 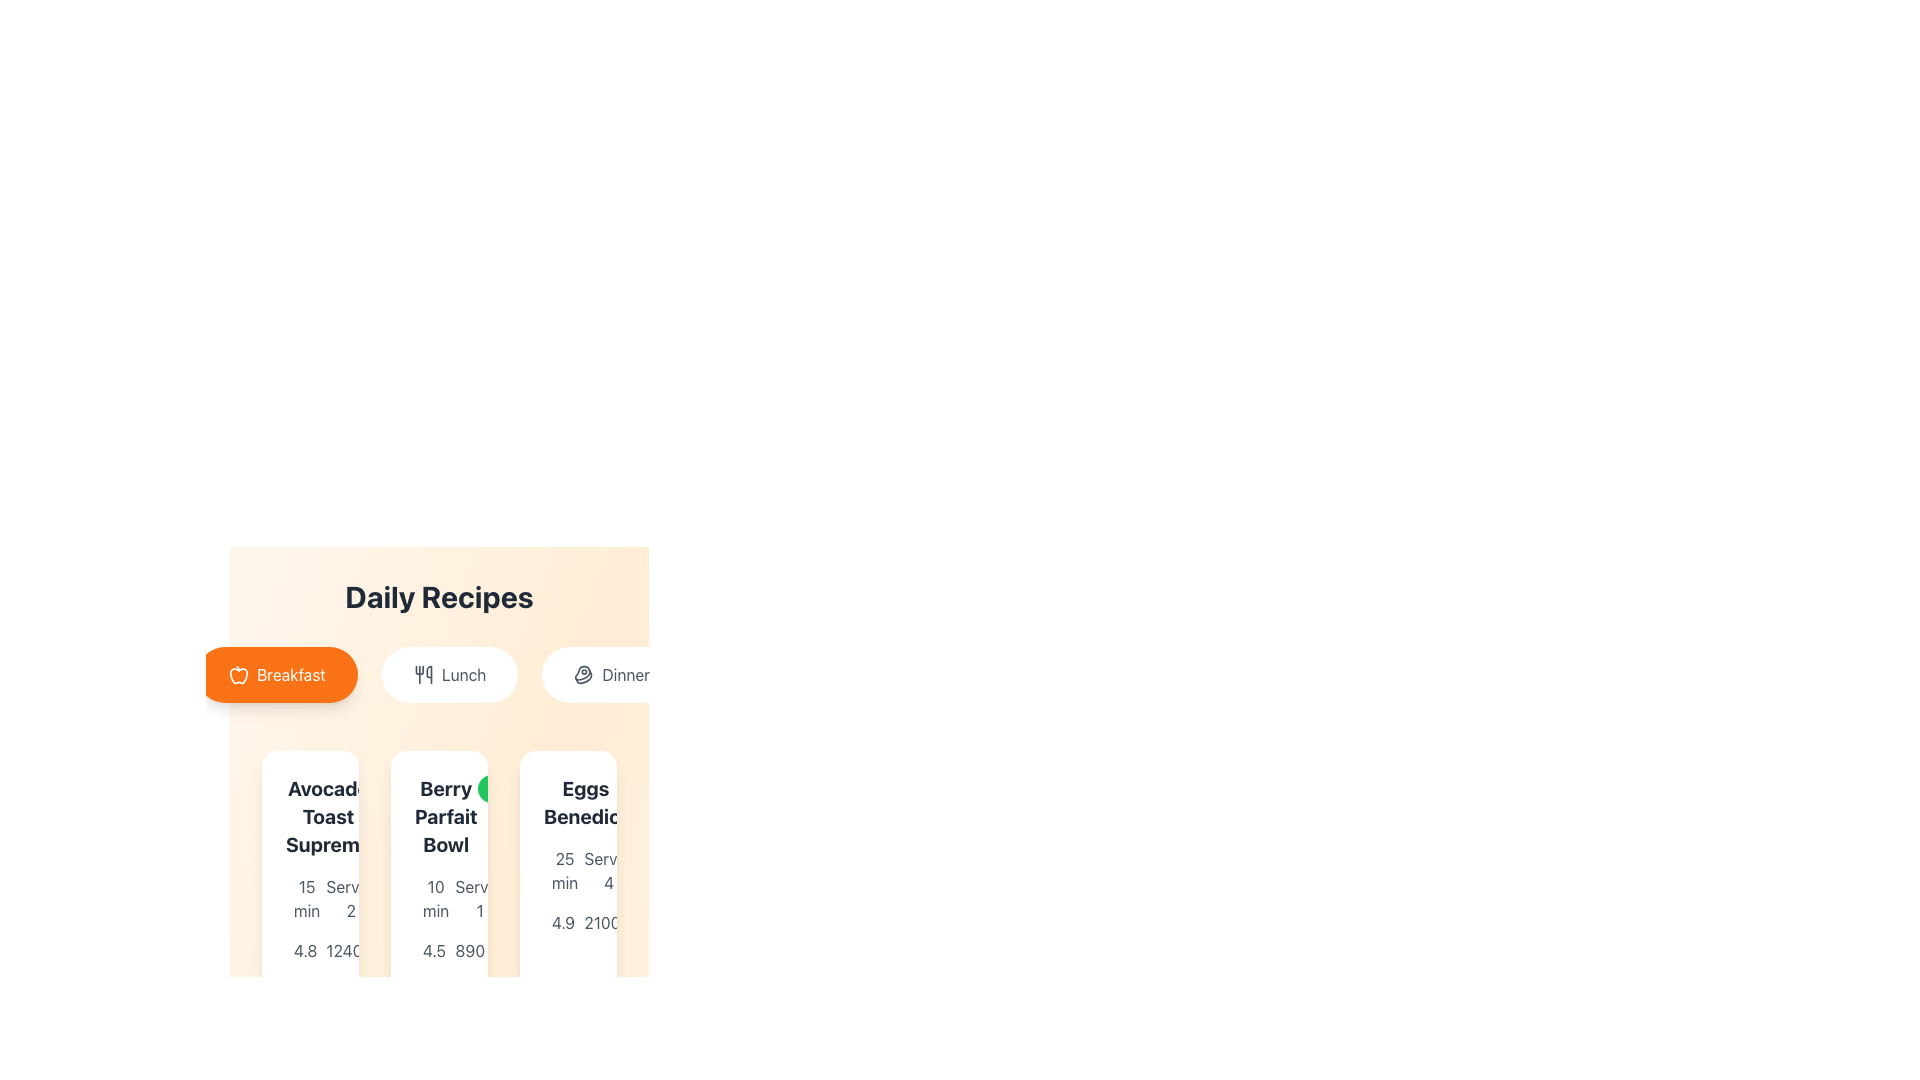 What do you see at coordinates (567, 866) in the screenshot?
I see `the 'Eggs Benedict' card component located in the bottom-right quadrant of the 'Daily Recipes' section` at bounding box center [567, 866].